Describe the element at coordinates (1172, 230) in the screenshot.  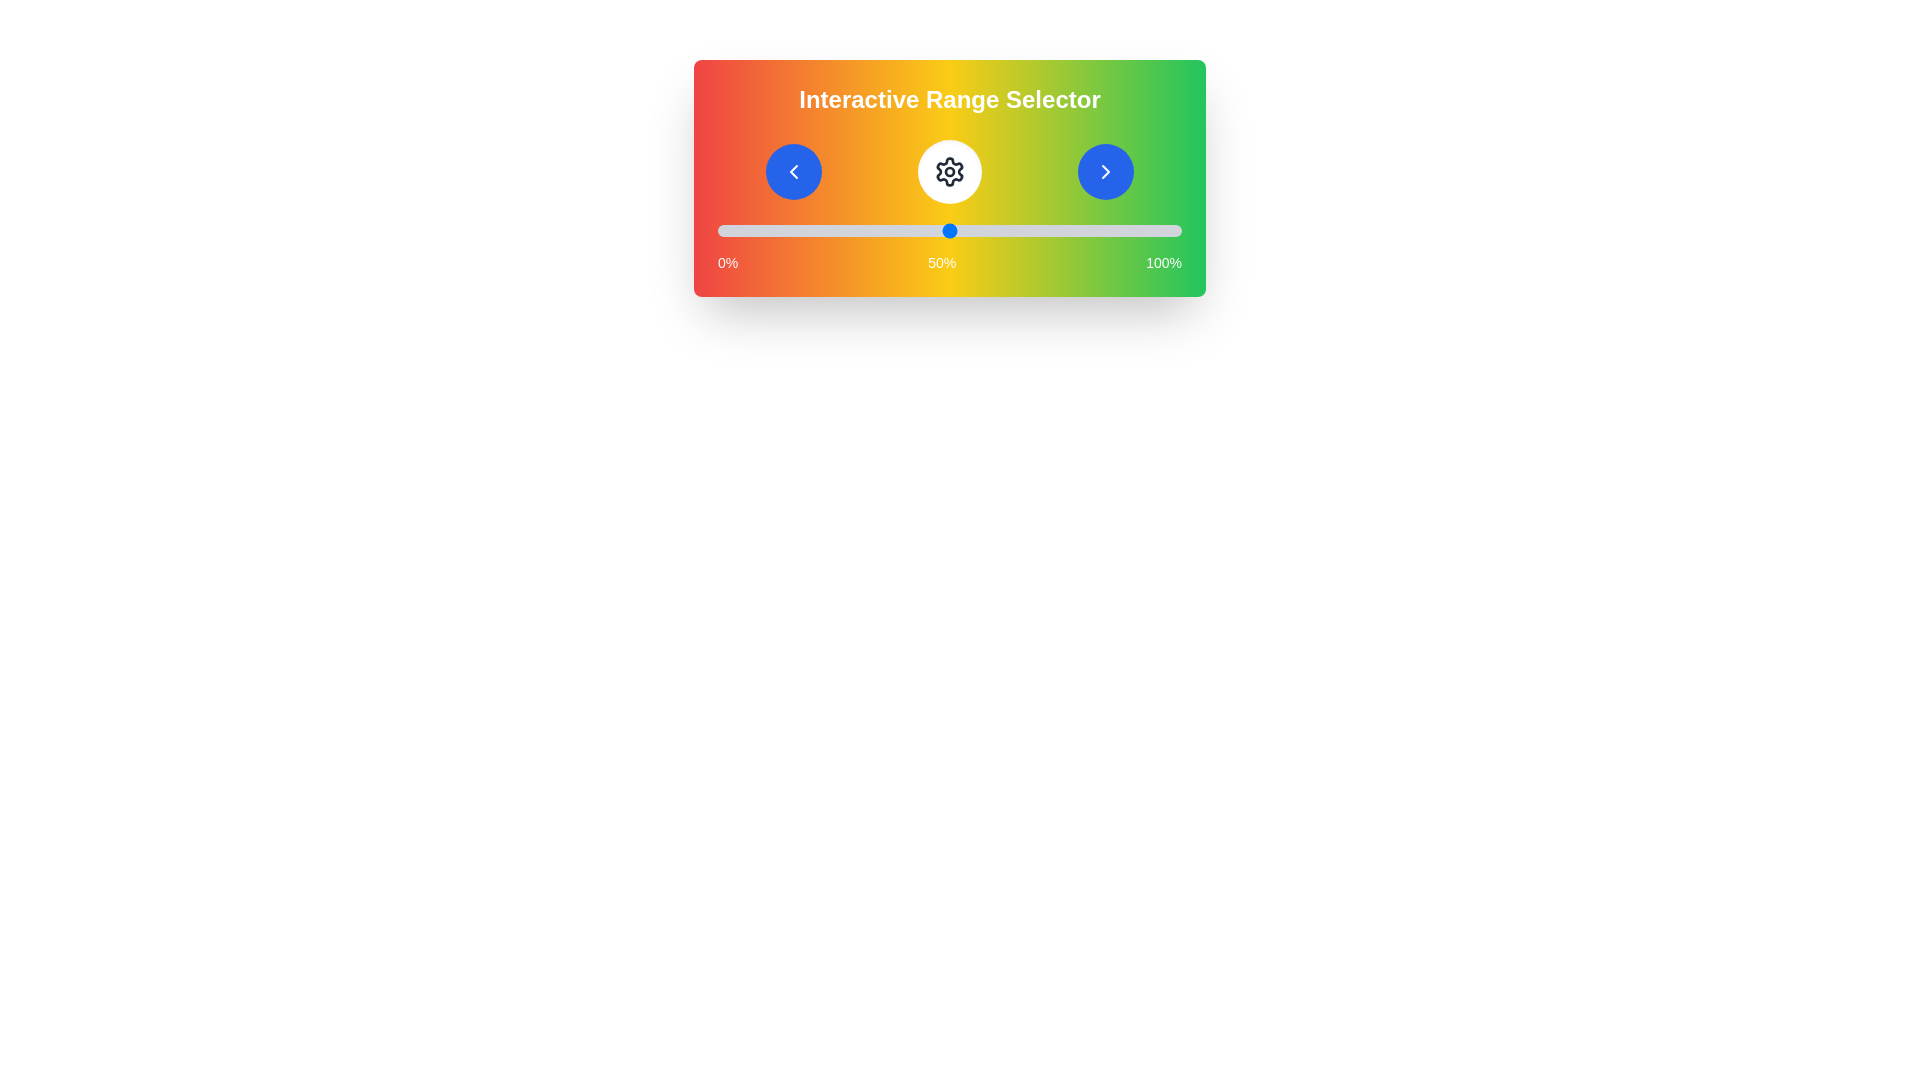
I see `the slider to set the value to 98` at that location.